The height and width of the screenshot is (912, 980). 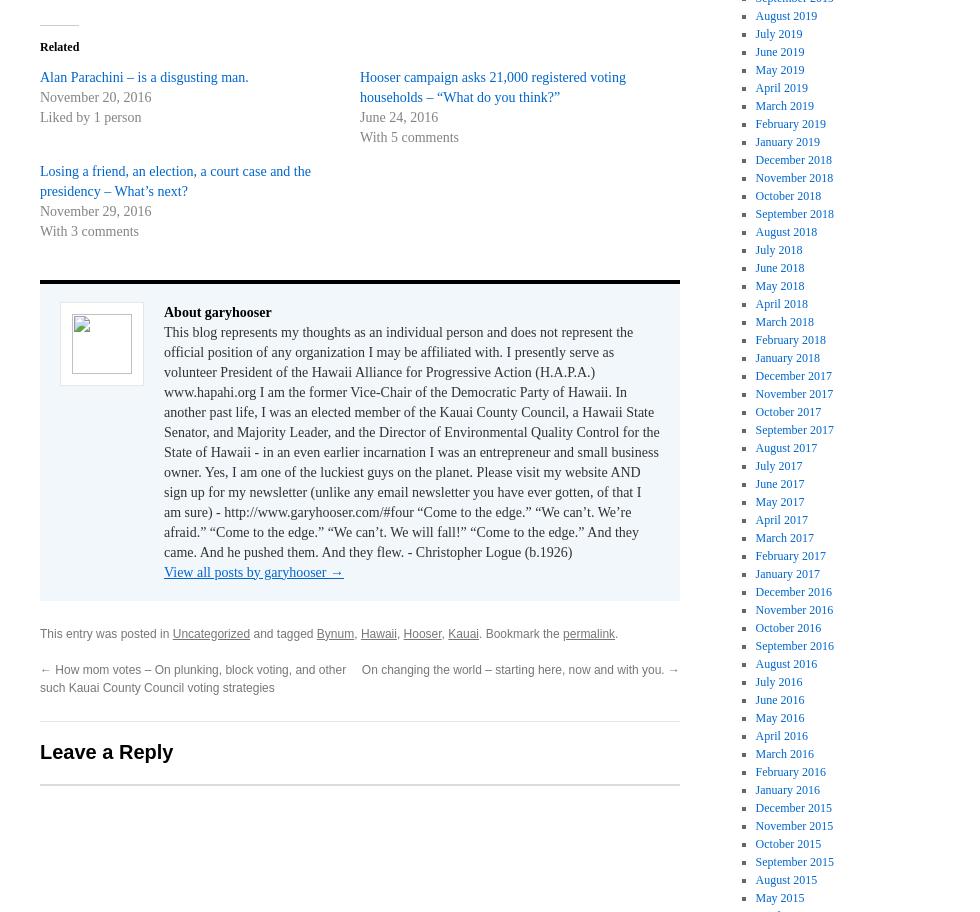 I want to click on 'November 2018', so click(x=754, y=177).